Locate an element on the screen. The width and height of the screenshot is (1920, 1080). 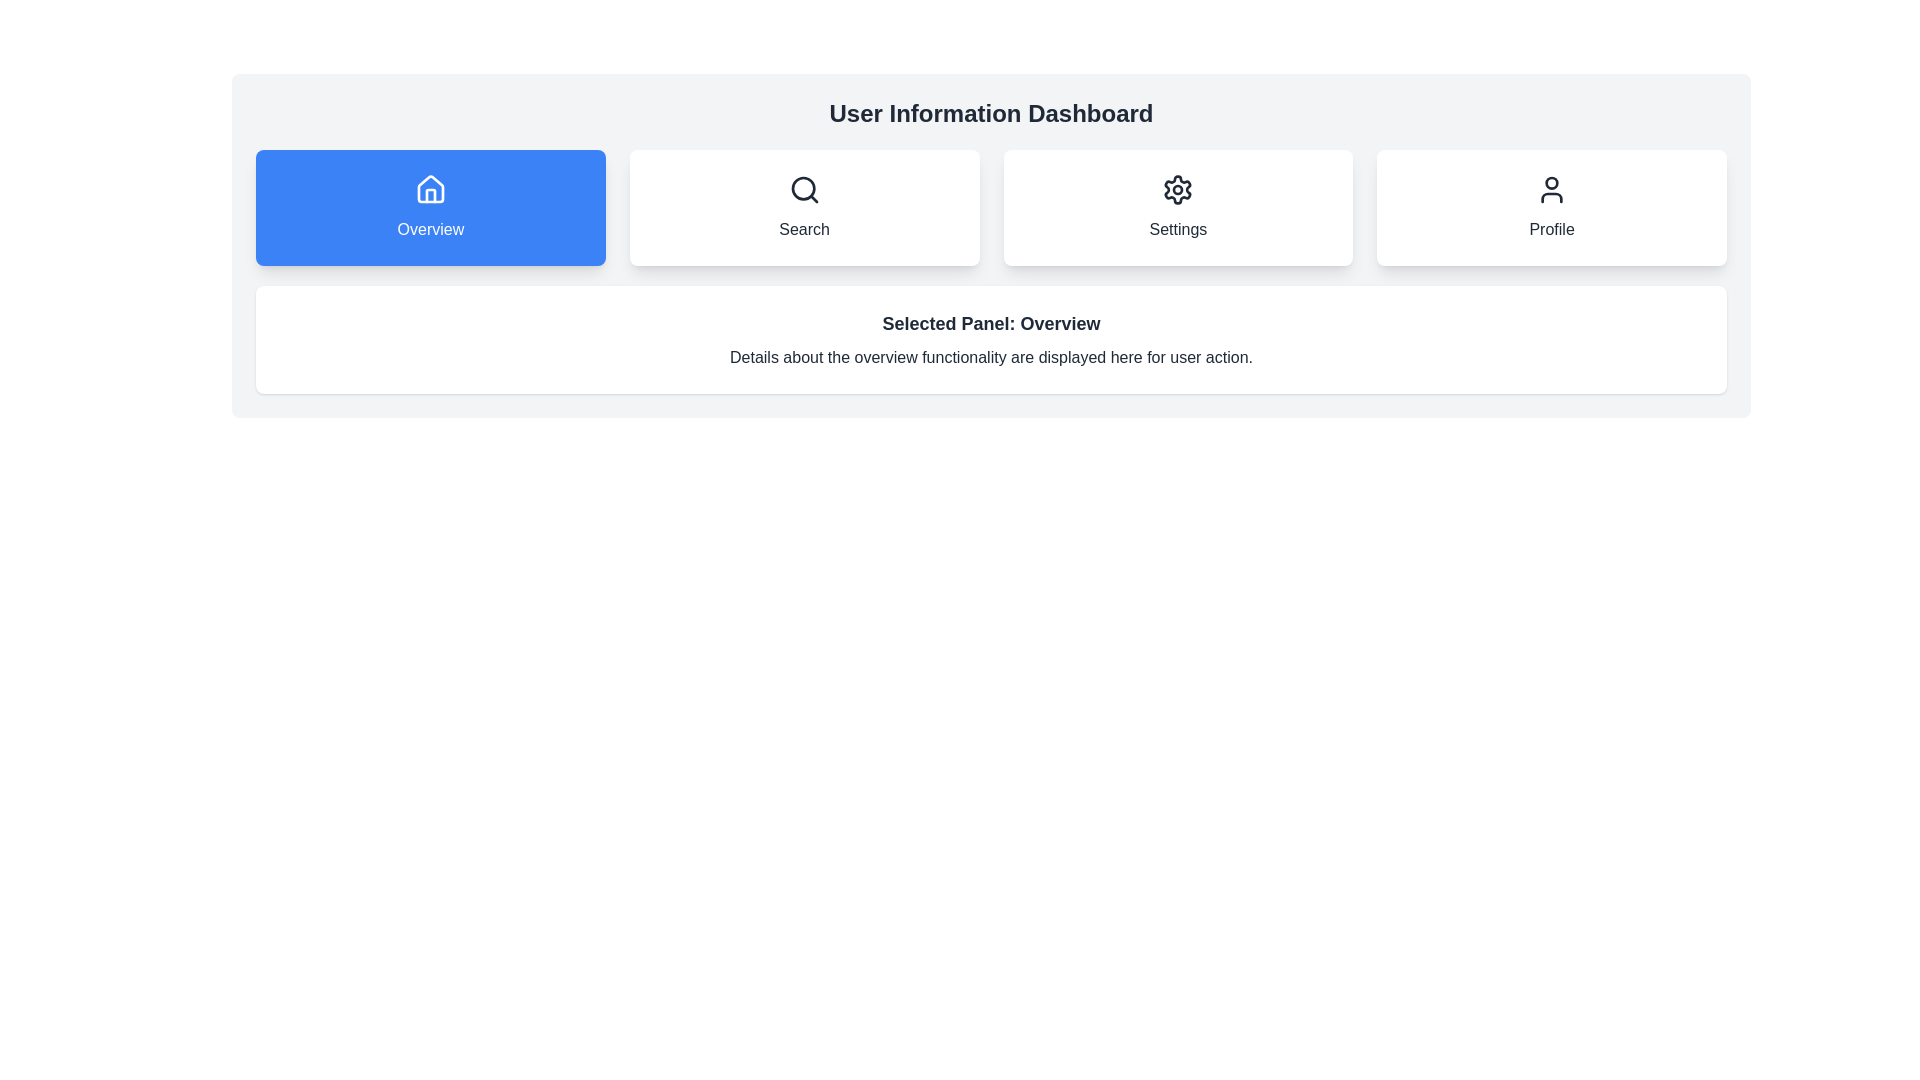
the 'Profile' icon located inside the 'Profile' card in the grid layout is located at coordinates (1551, 189).